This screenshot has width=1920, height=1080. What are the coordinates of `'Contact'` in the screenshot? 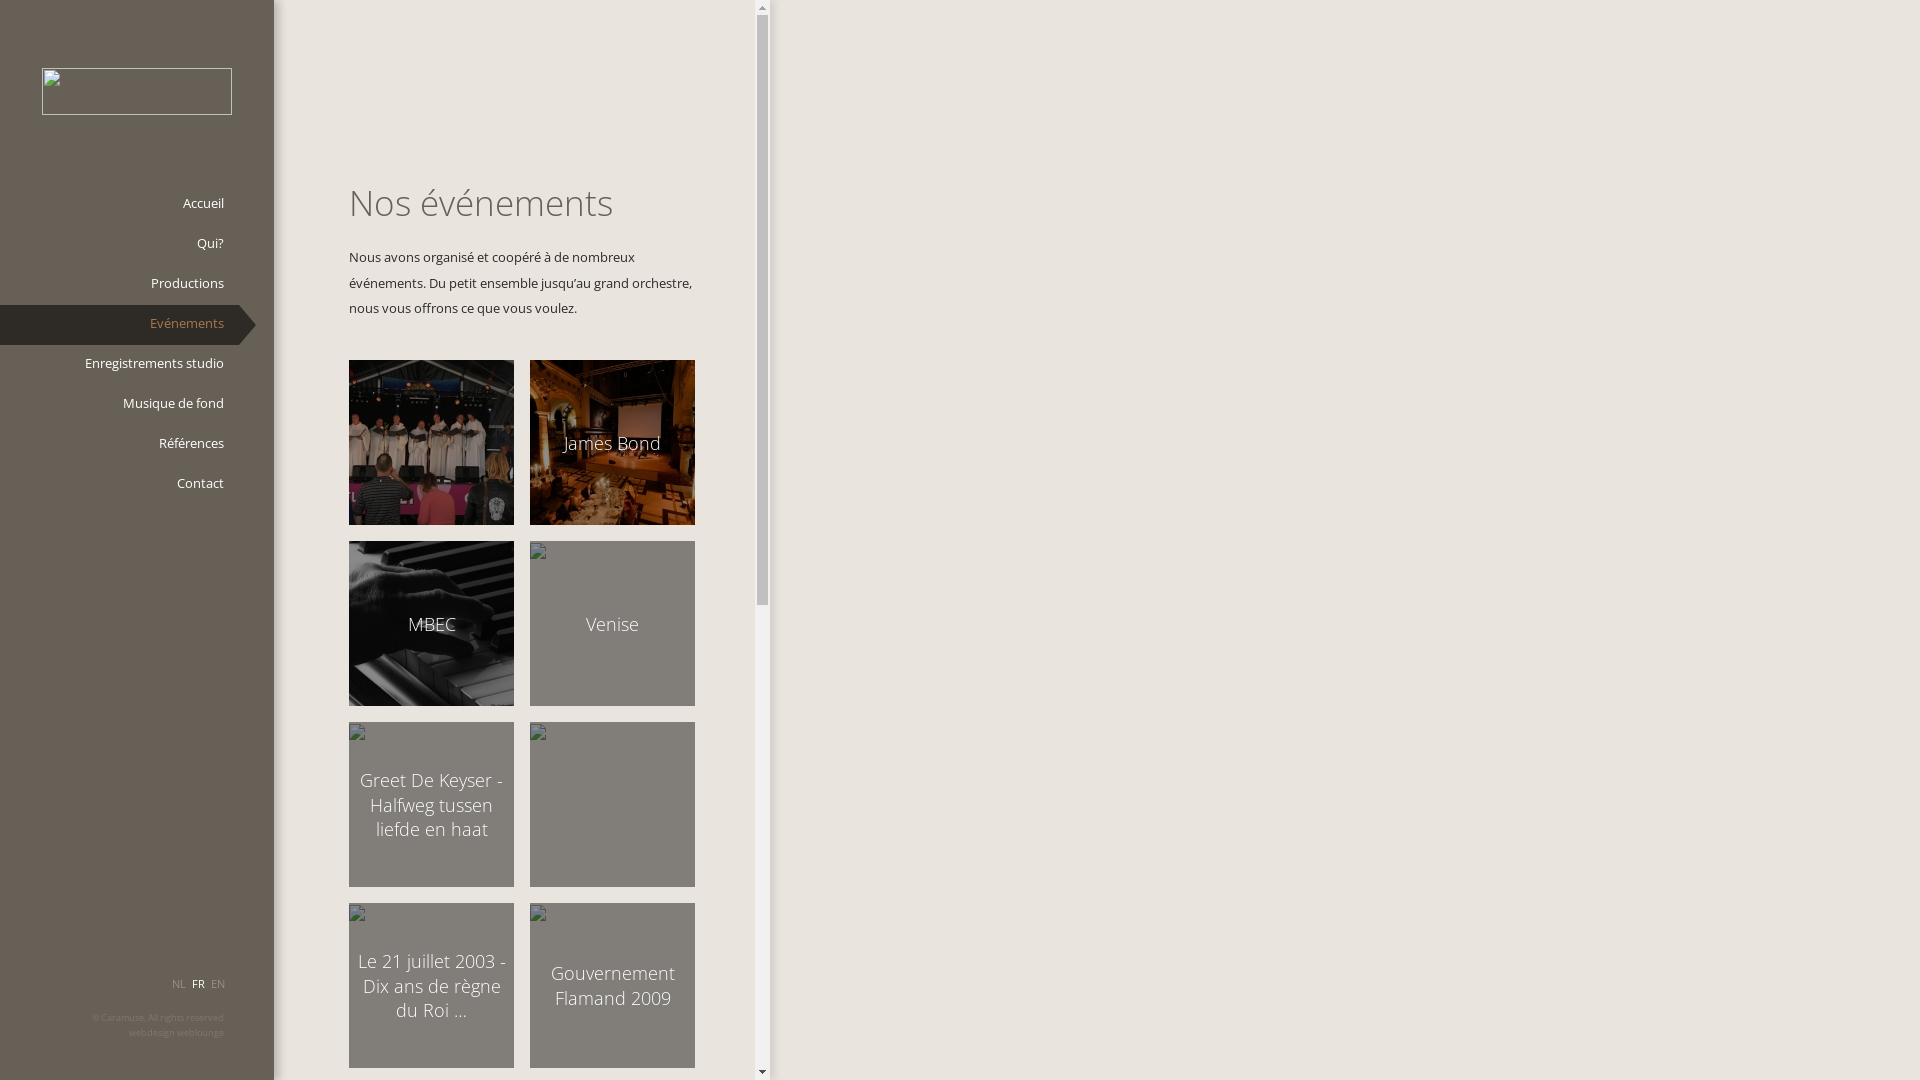 It's located at (118, 485).